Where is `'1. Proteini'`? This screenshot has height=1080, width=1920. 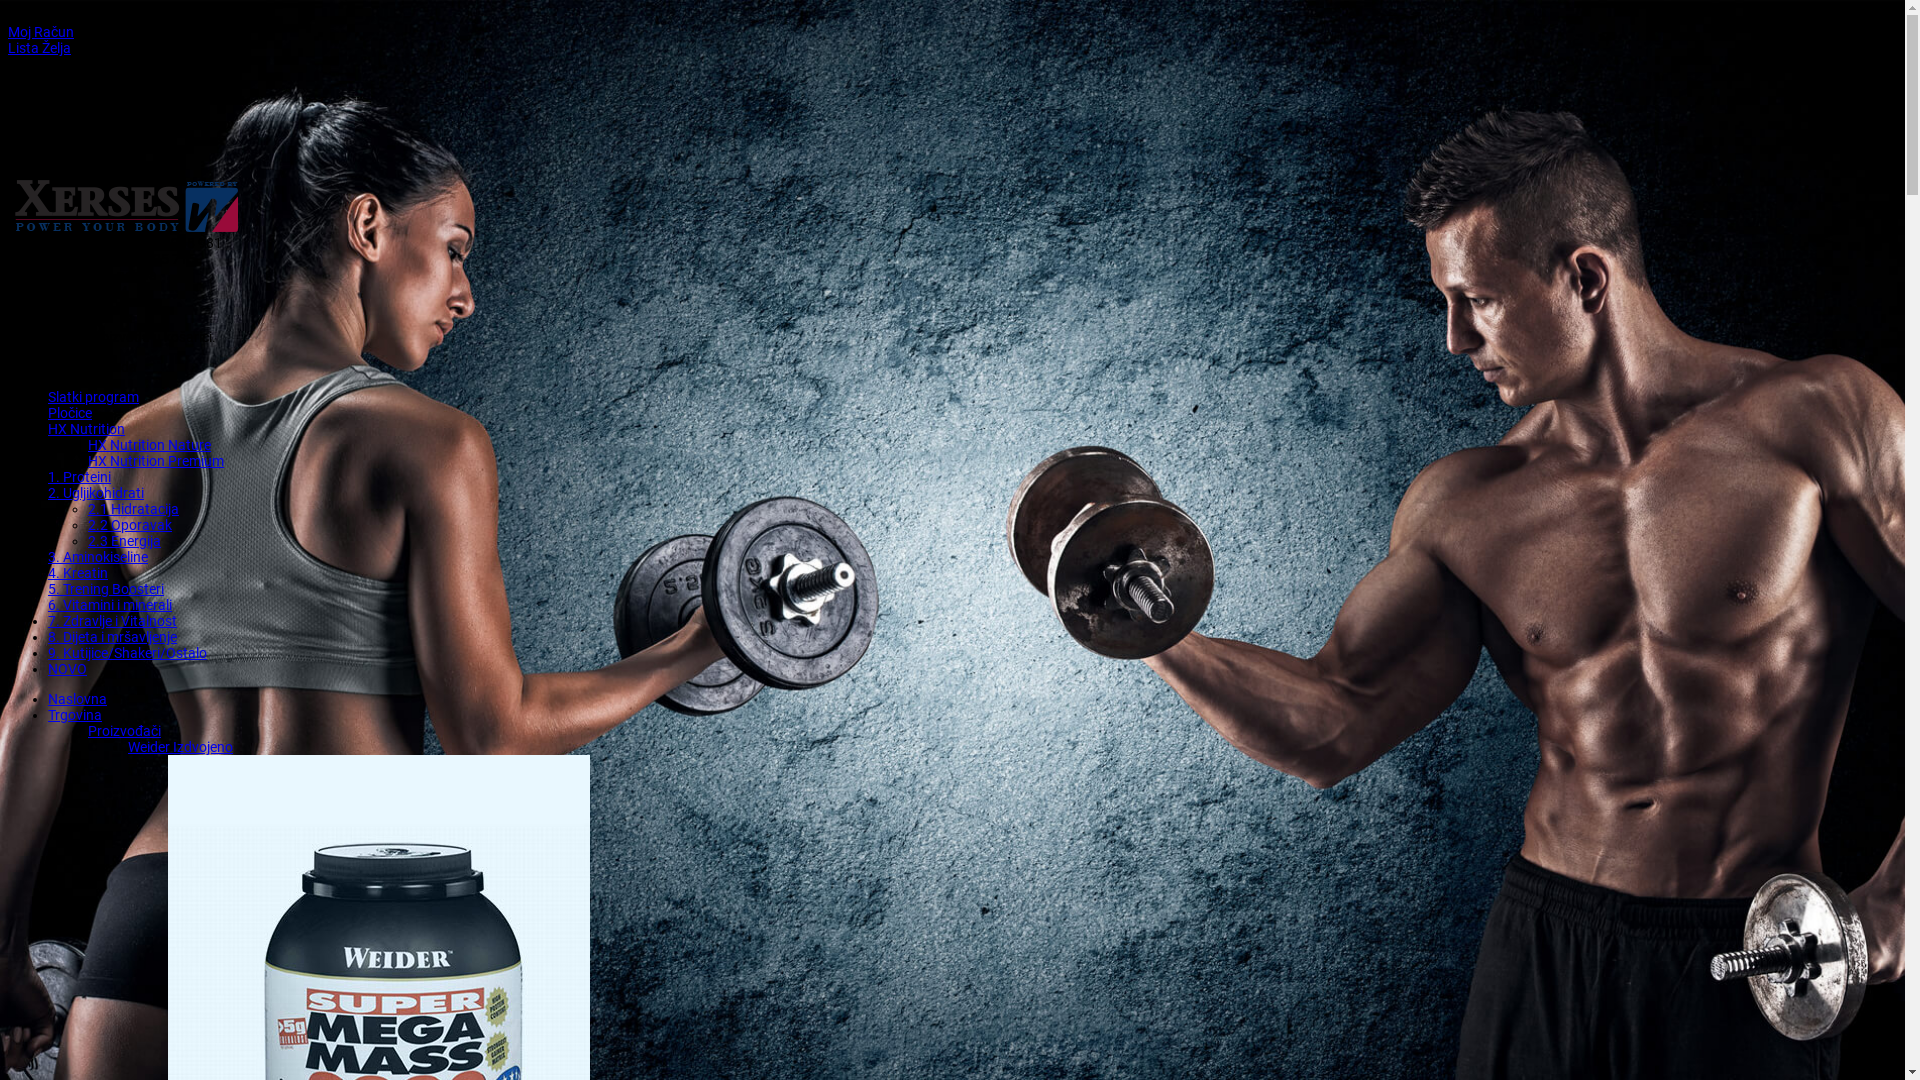
'1. Proteini' is located at coordinates (79, 477).